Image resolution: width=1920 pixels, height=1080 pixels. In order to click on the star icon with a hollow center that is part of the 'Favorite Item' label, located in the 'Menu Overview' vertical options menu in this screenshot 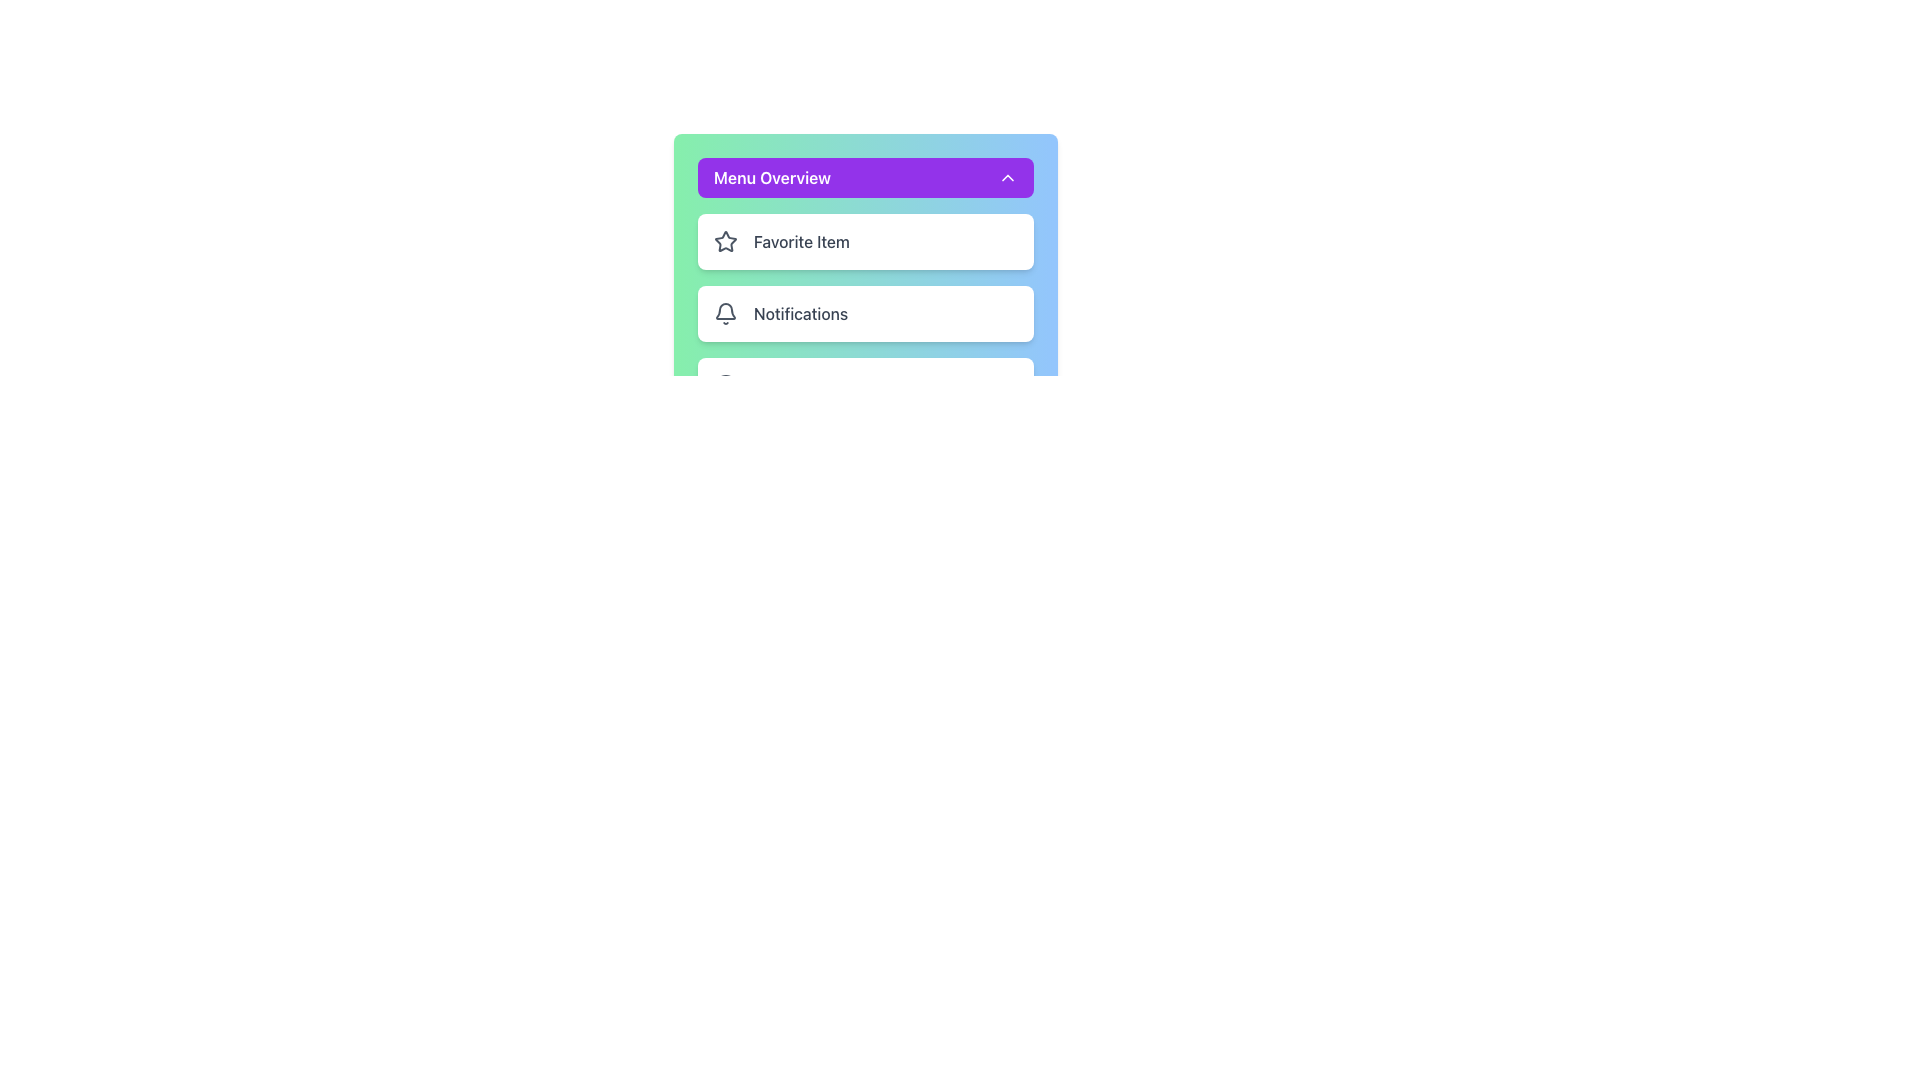, I will do `click(724, 240)`.